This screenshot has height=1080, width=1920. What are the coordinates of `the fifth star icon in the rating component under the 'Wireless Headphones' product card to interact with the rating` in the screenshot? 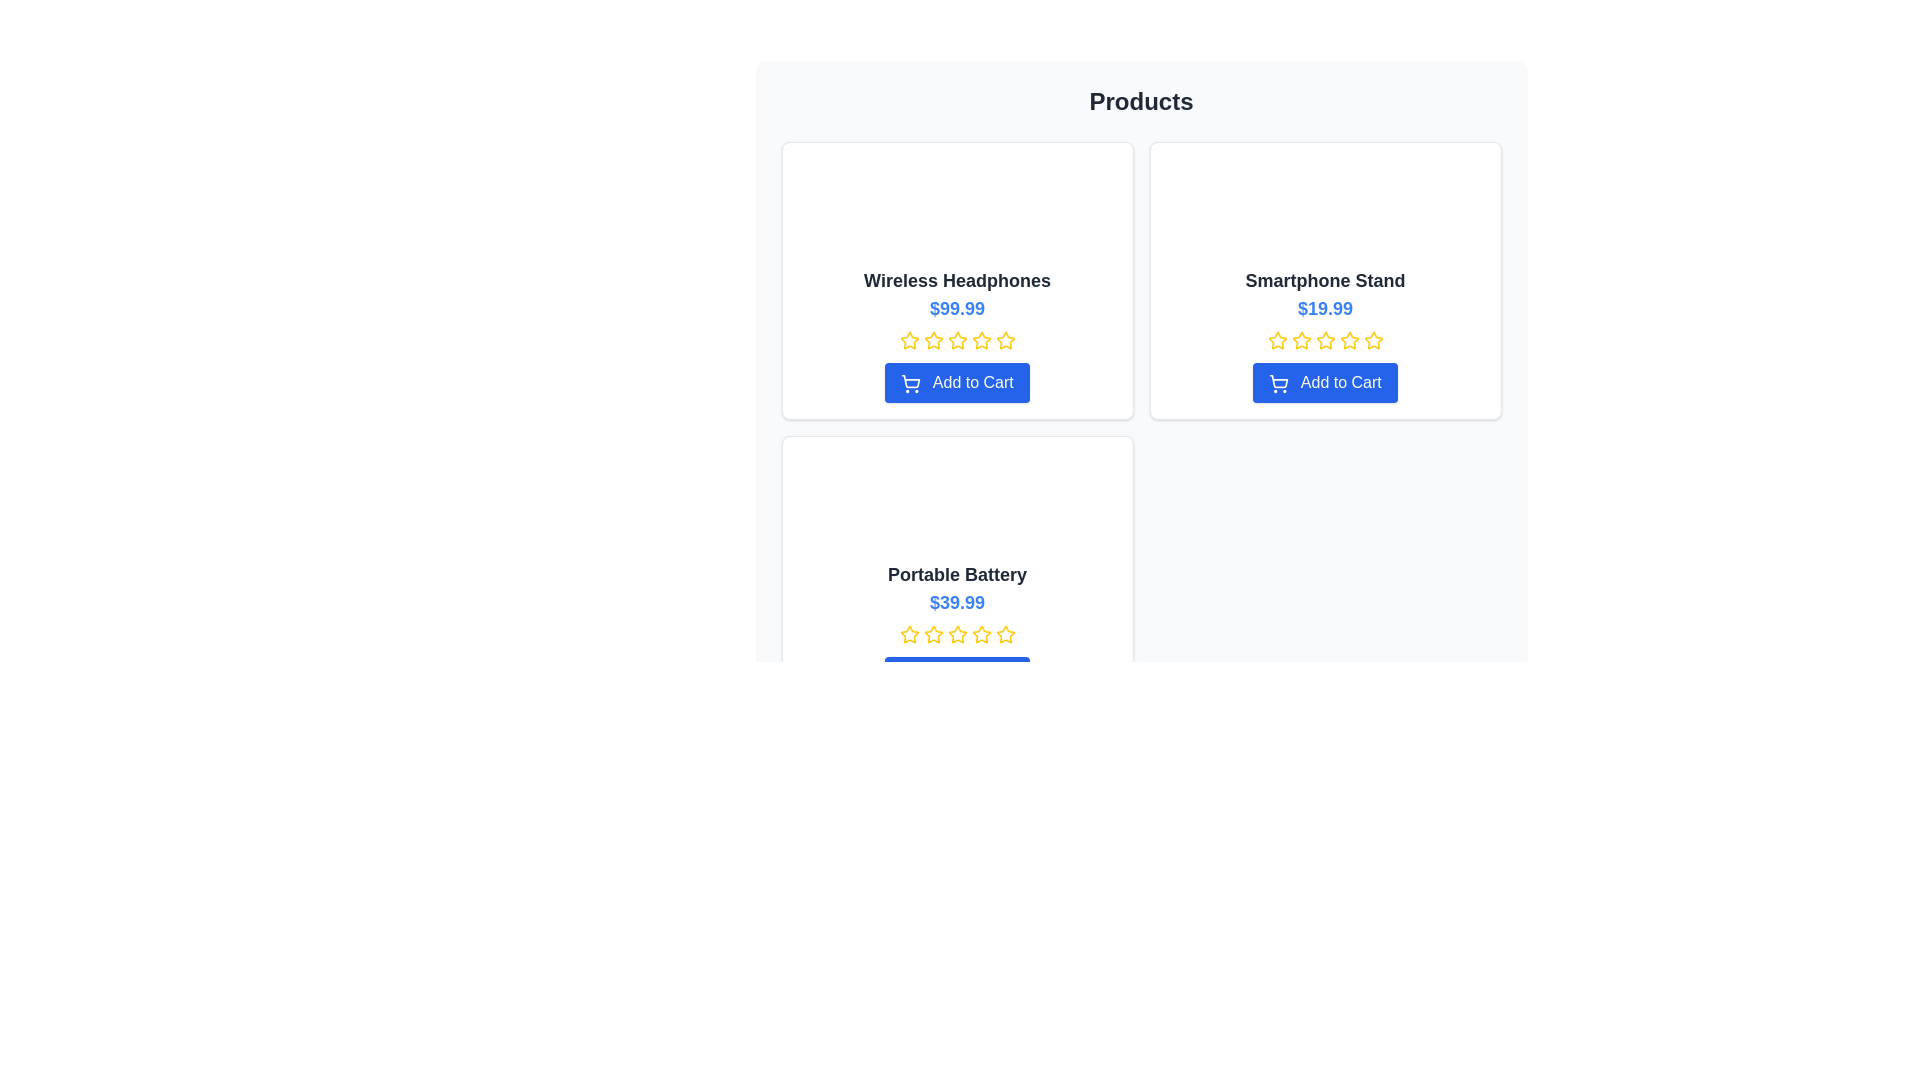 It's located at (1005, 339).